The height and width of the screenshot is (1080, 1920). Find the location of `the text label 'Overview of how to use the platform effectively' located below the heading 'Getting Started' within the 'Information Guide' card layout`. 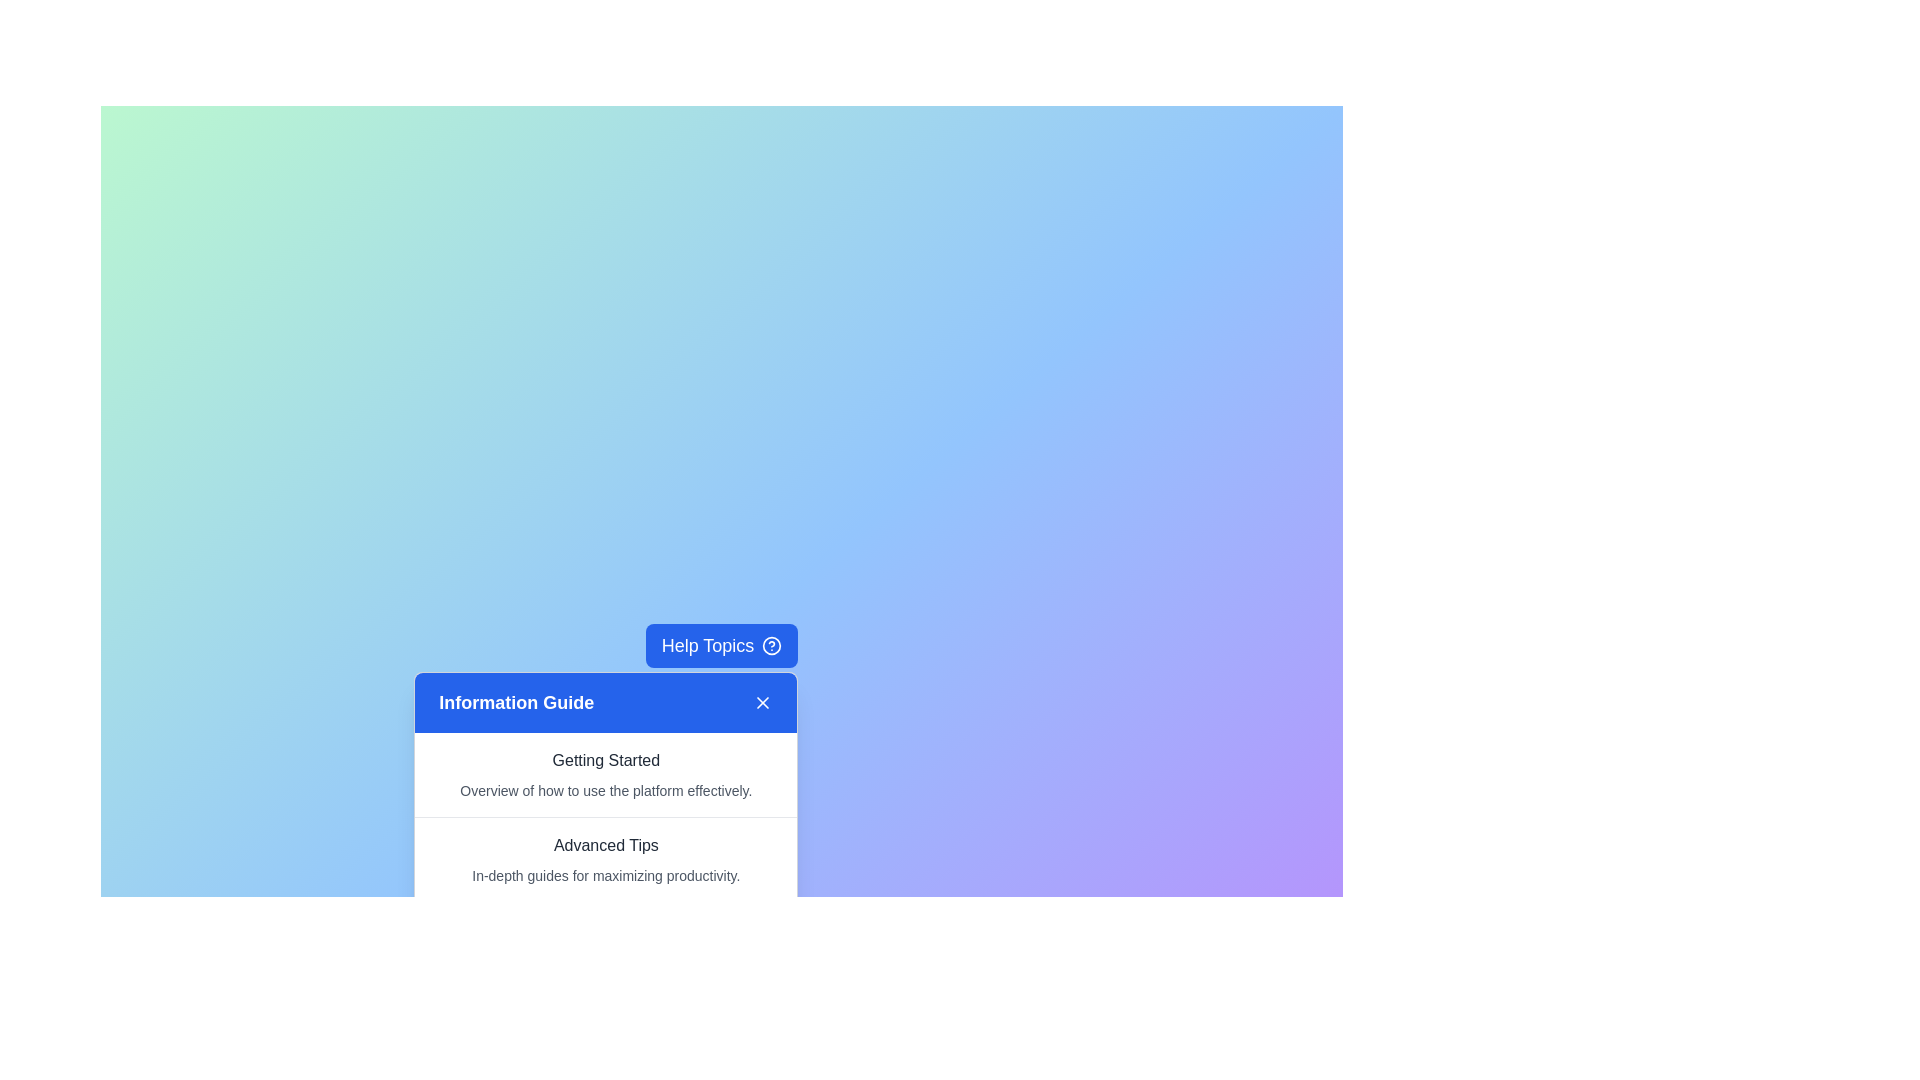

the text label 'Overview of how to use the platform effectively' located below the heading 'Getting Started' within the 'Information Guide' card layout is located at coordinates (605, 789).